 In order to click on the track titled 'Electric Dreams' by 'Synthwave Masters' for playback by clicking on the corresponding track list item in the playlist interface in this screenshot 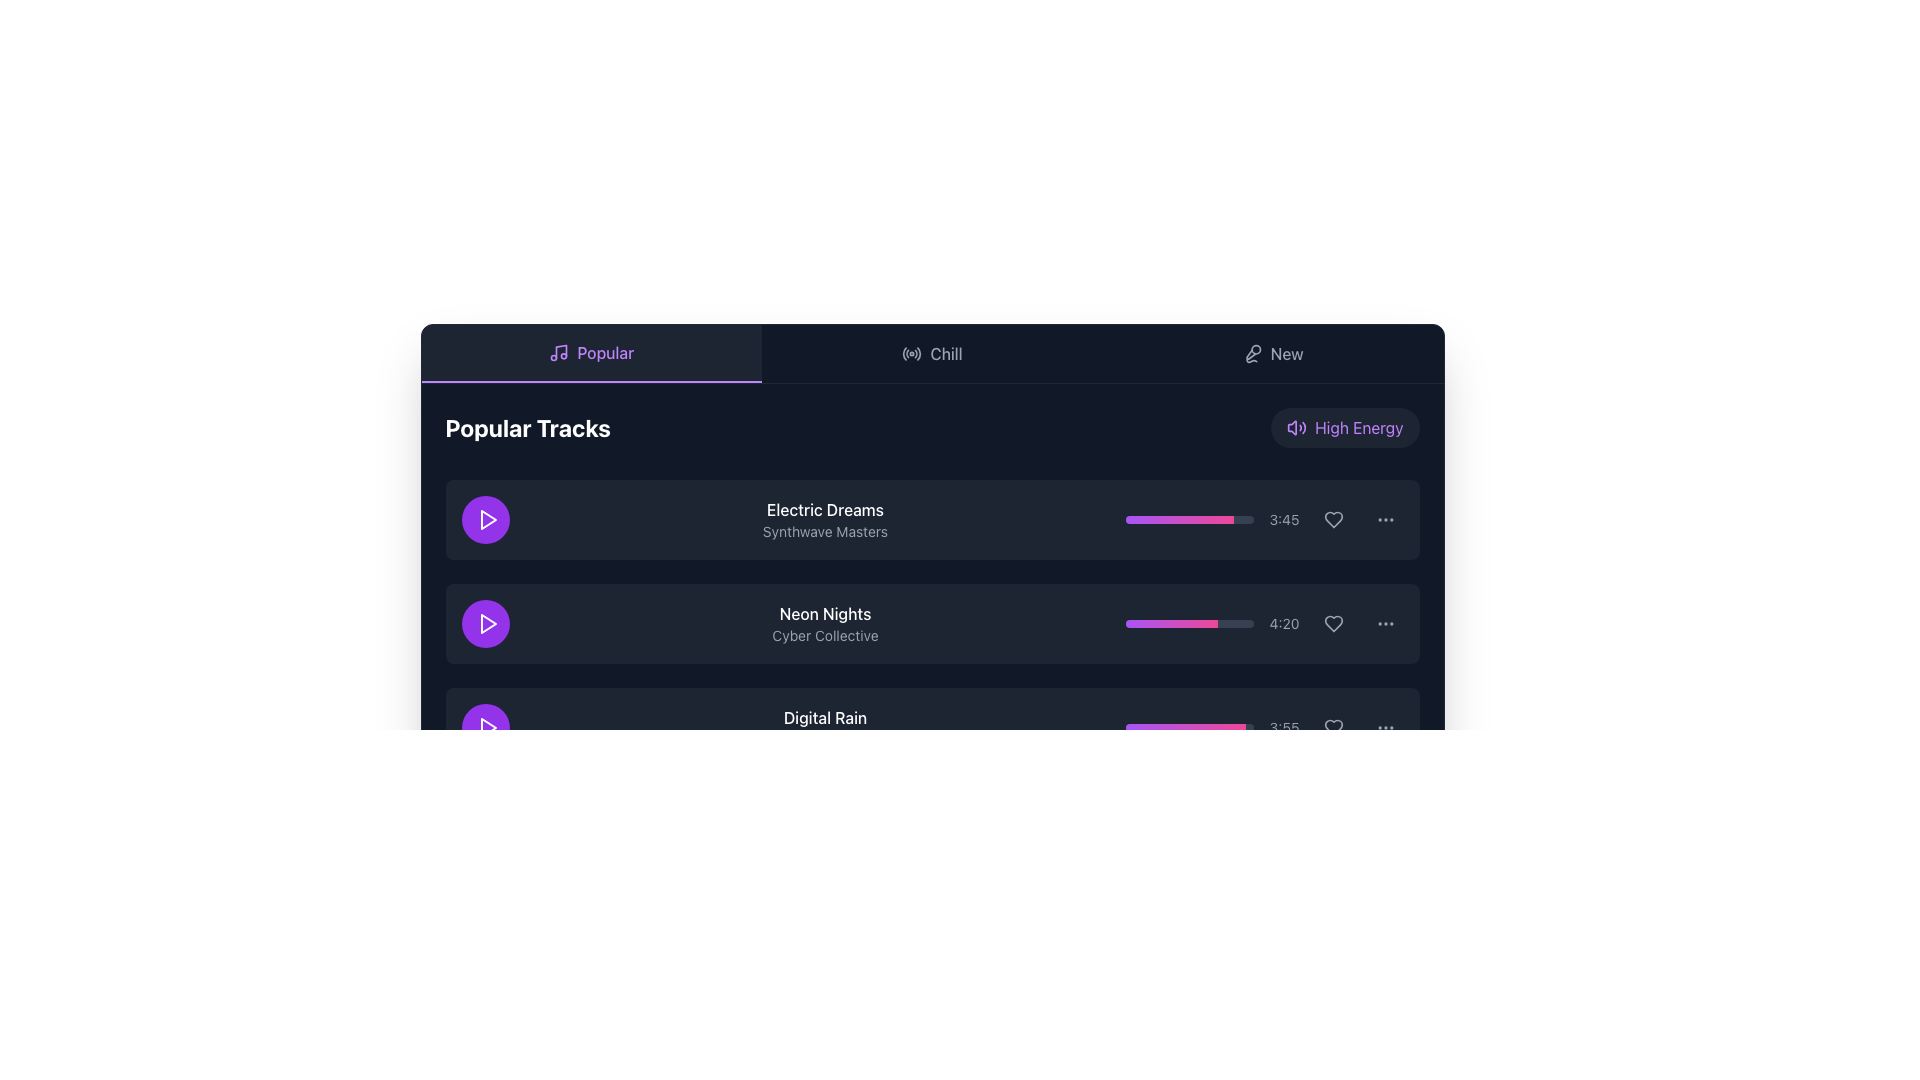, I will do `click(931, 519)`.